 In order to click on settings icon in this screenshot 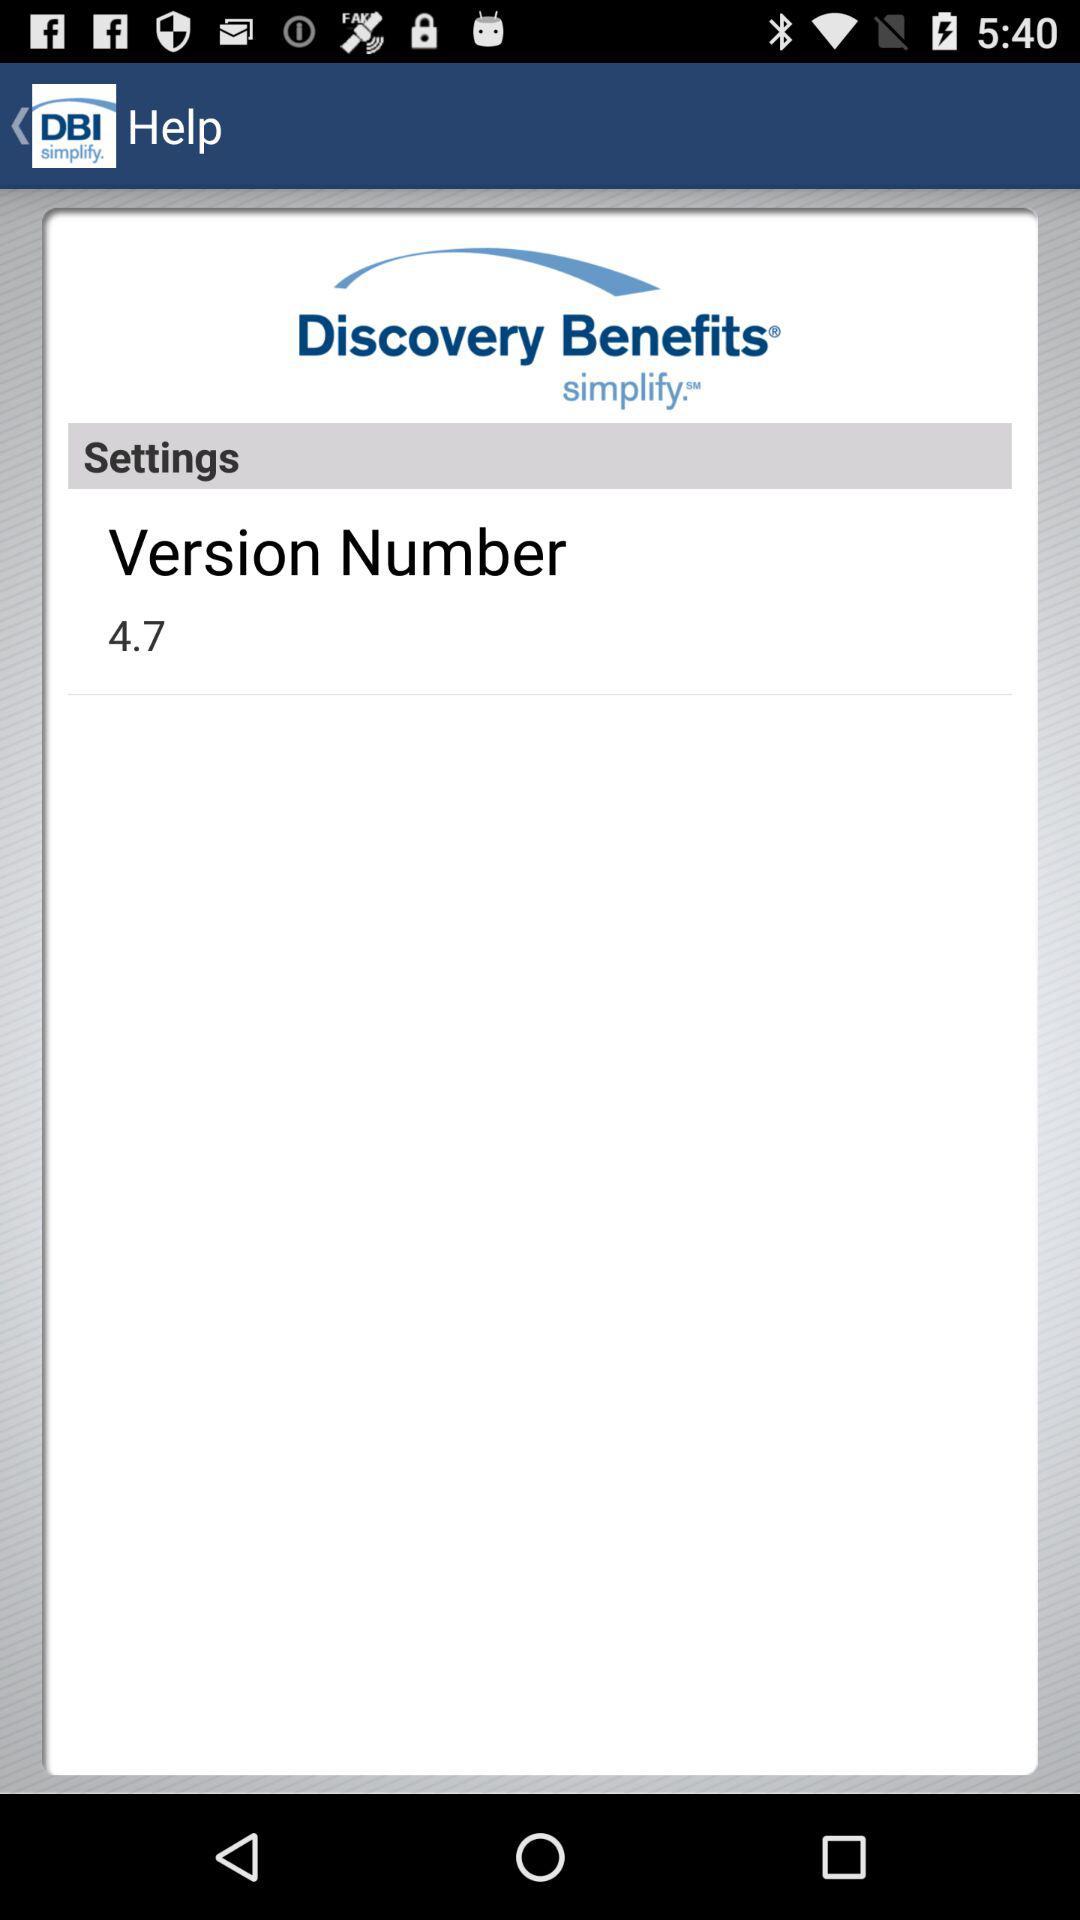, I will do `click(540, 455)`.